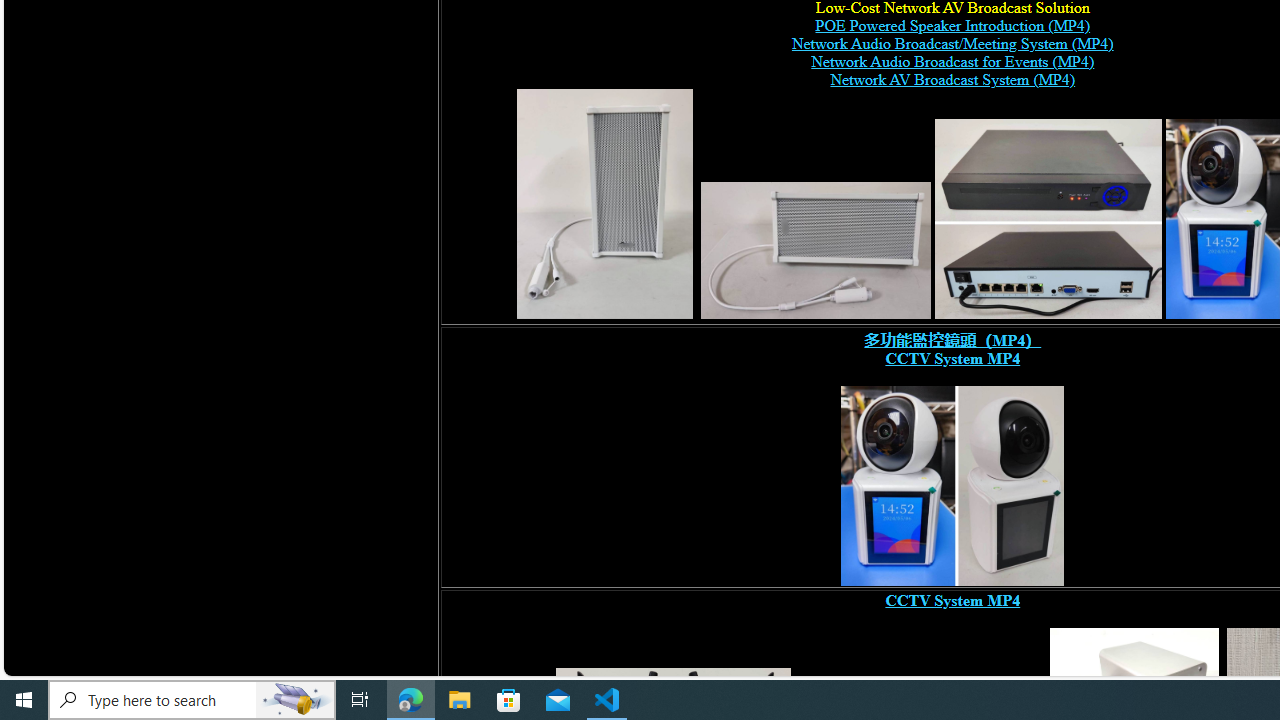 The image size is (1280, 720). Describe the element at coordinates (951, 79) in the screenshot. I see `'Network AV Broadcast System (MP4)'` at that location.